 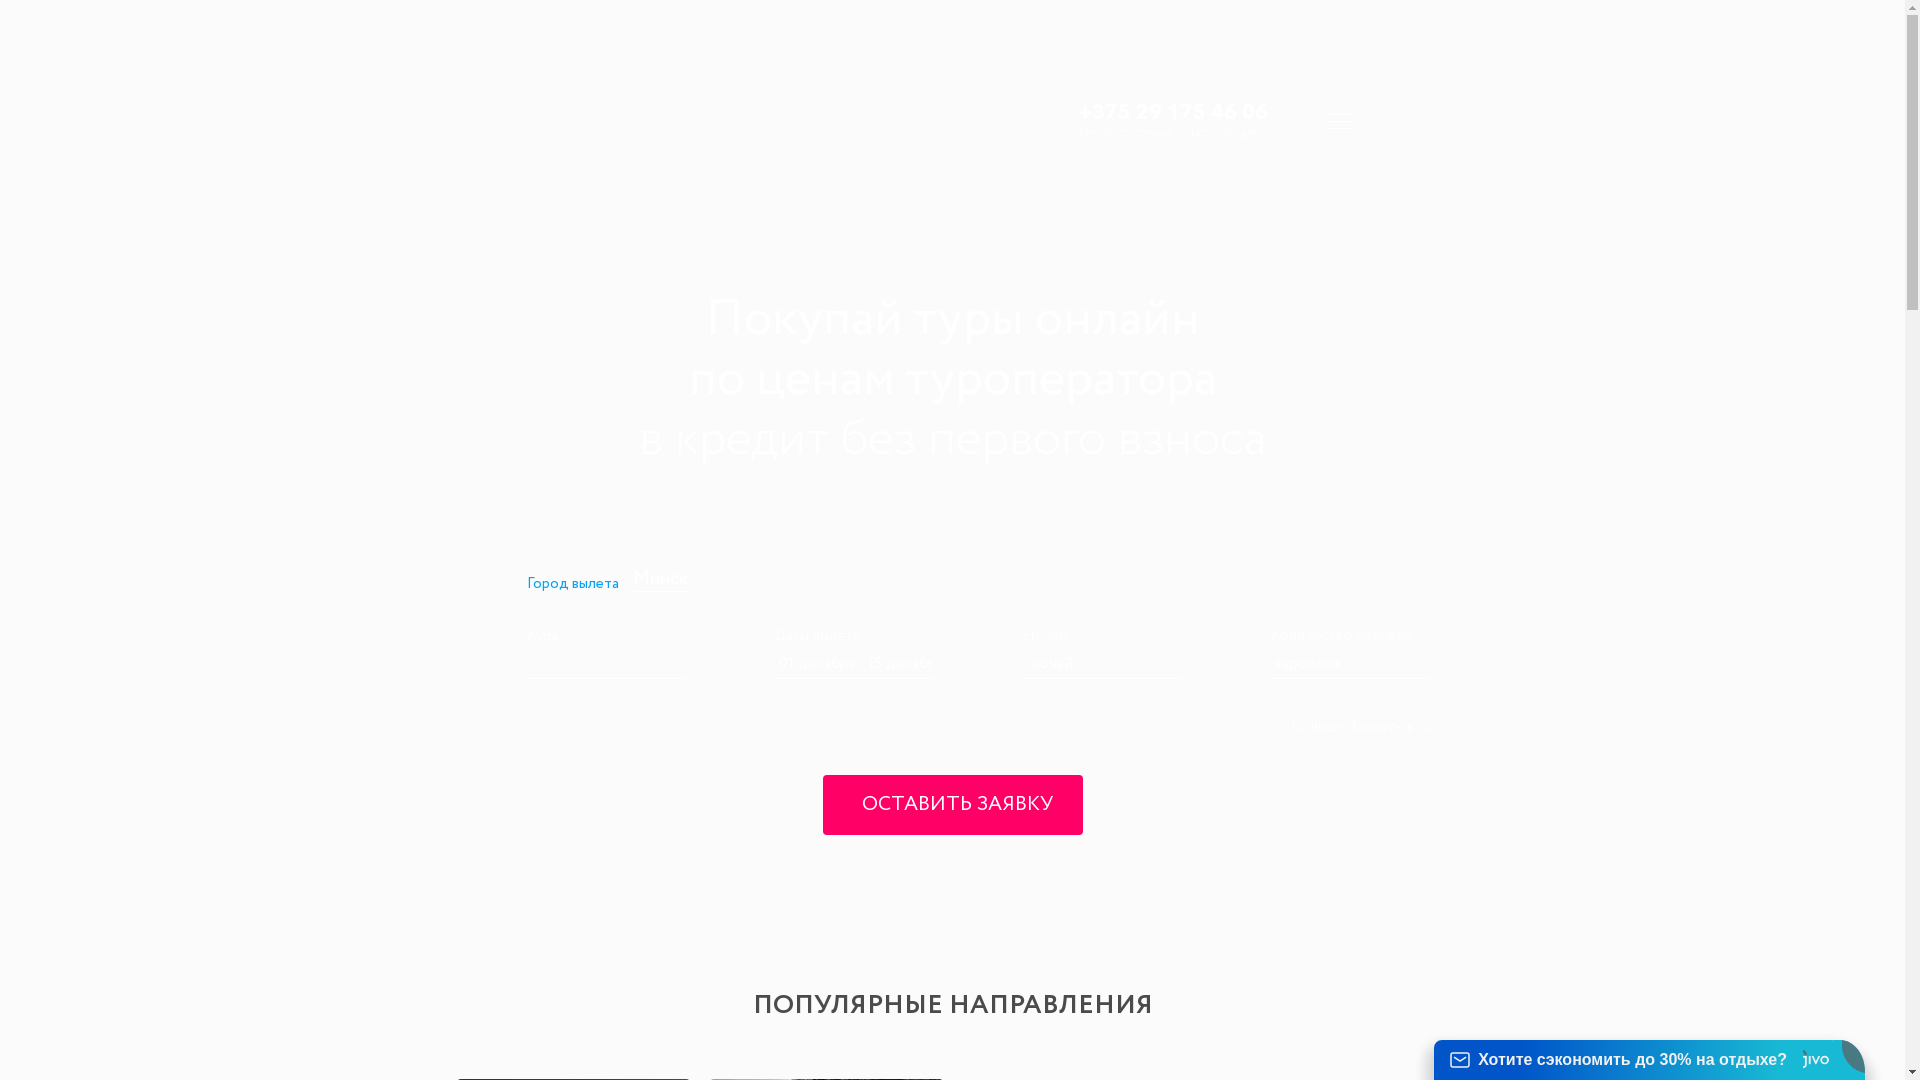 What do you see at coordinates (1172, 111) in the screenshot?
I see `'+375 29 175 46 06'` at bounding box center [1172, 111].